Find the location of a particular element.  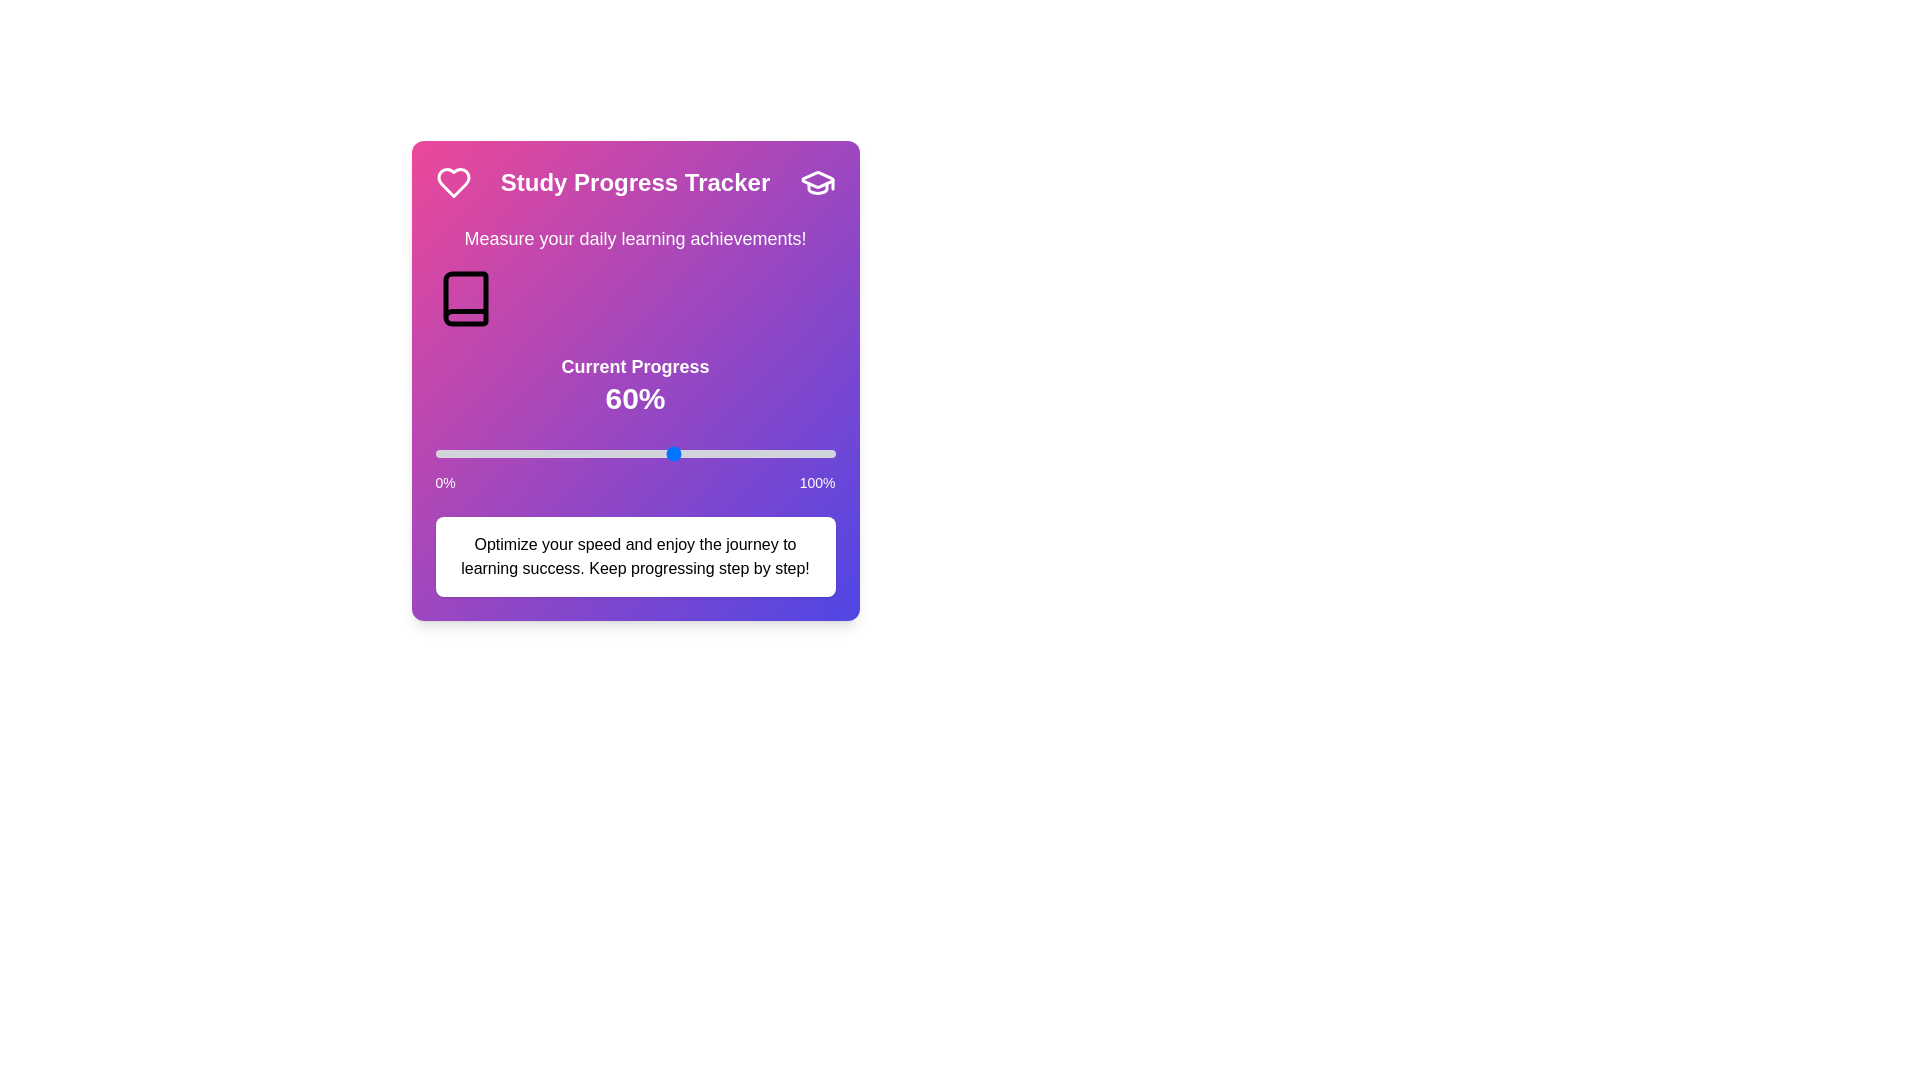

the progress percentage display to inspect its tooltip or hover effects is located at coordinates (634, 398).